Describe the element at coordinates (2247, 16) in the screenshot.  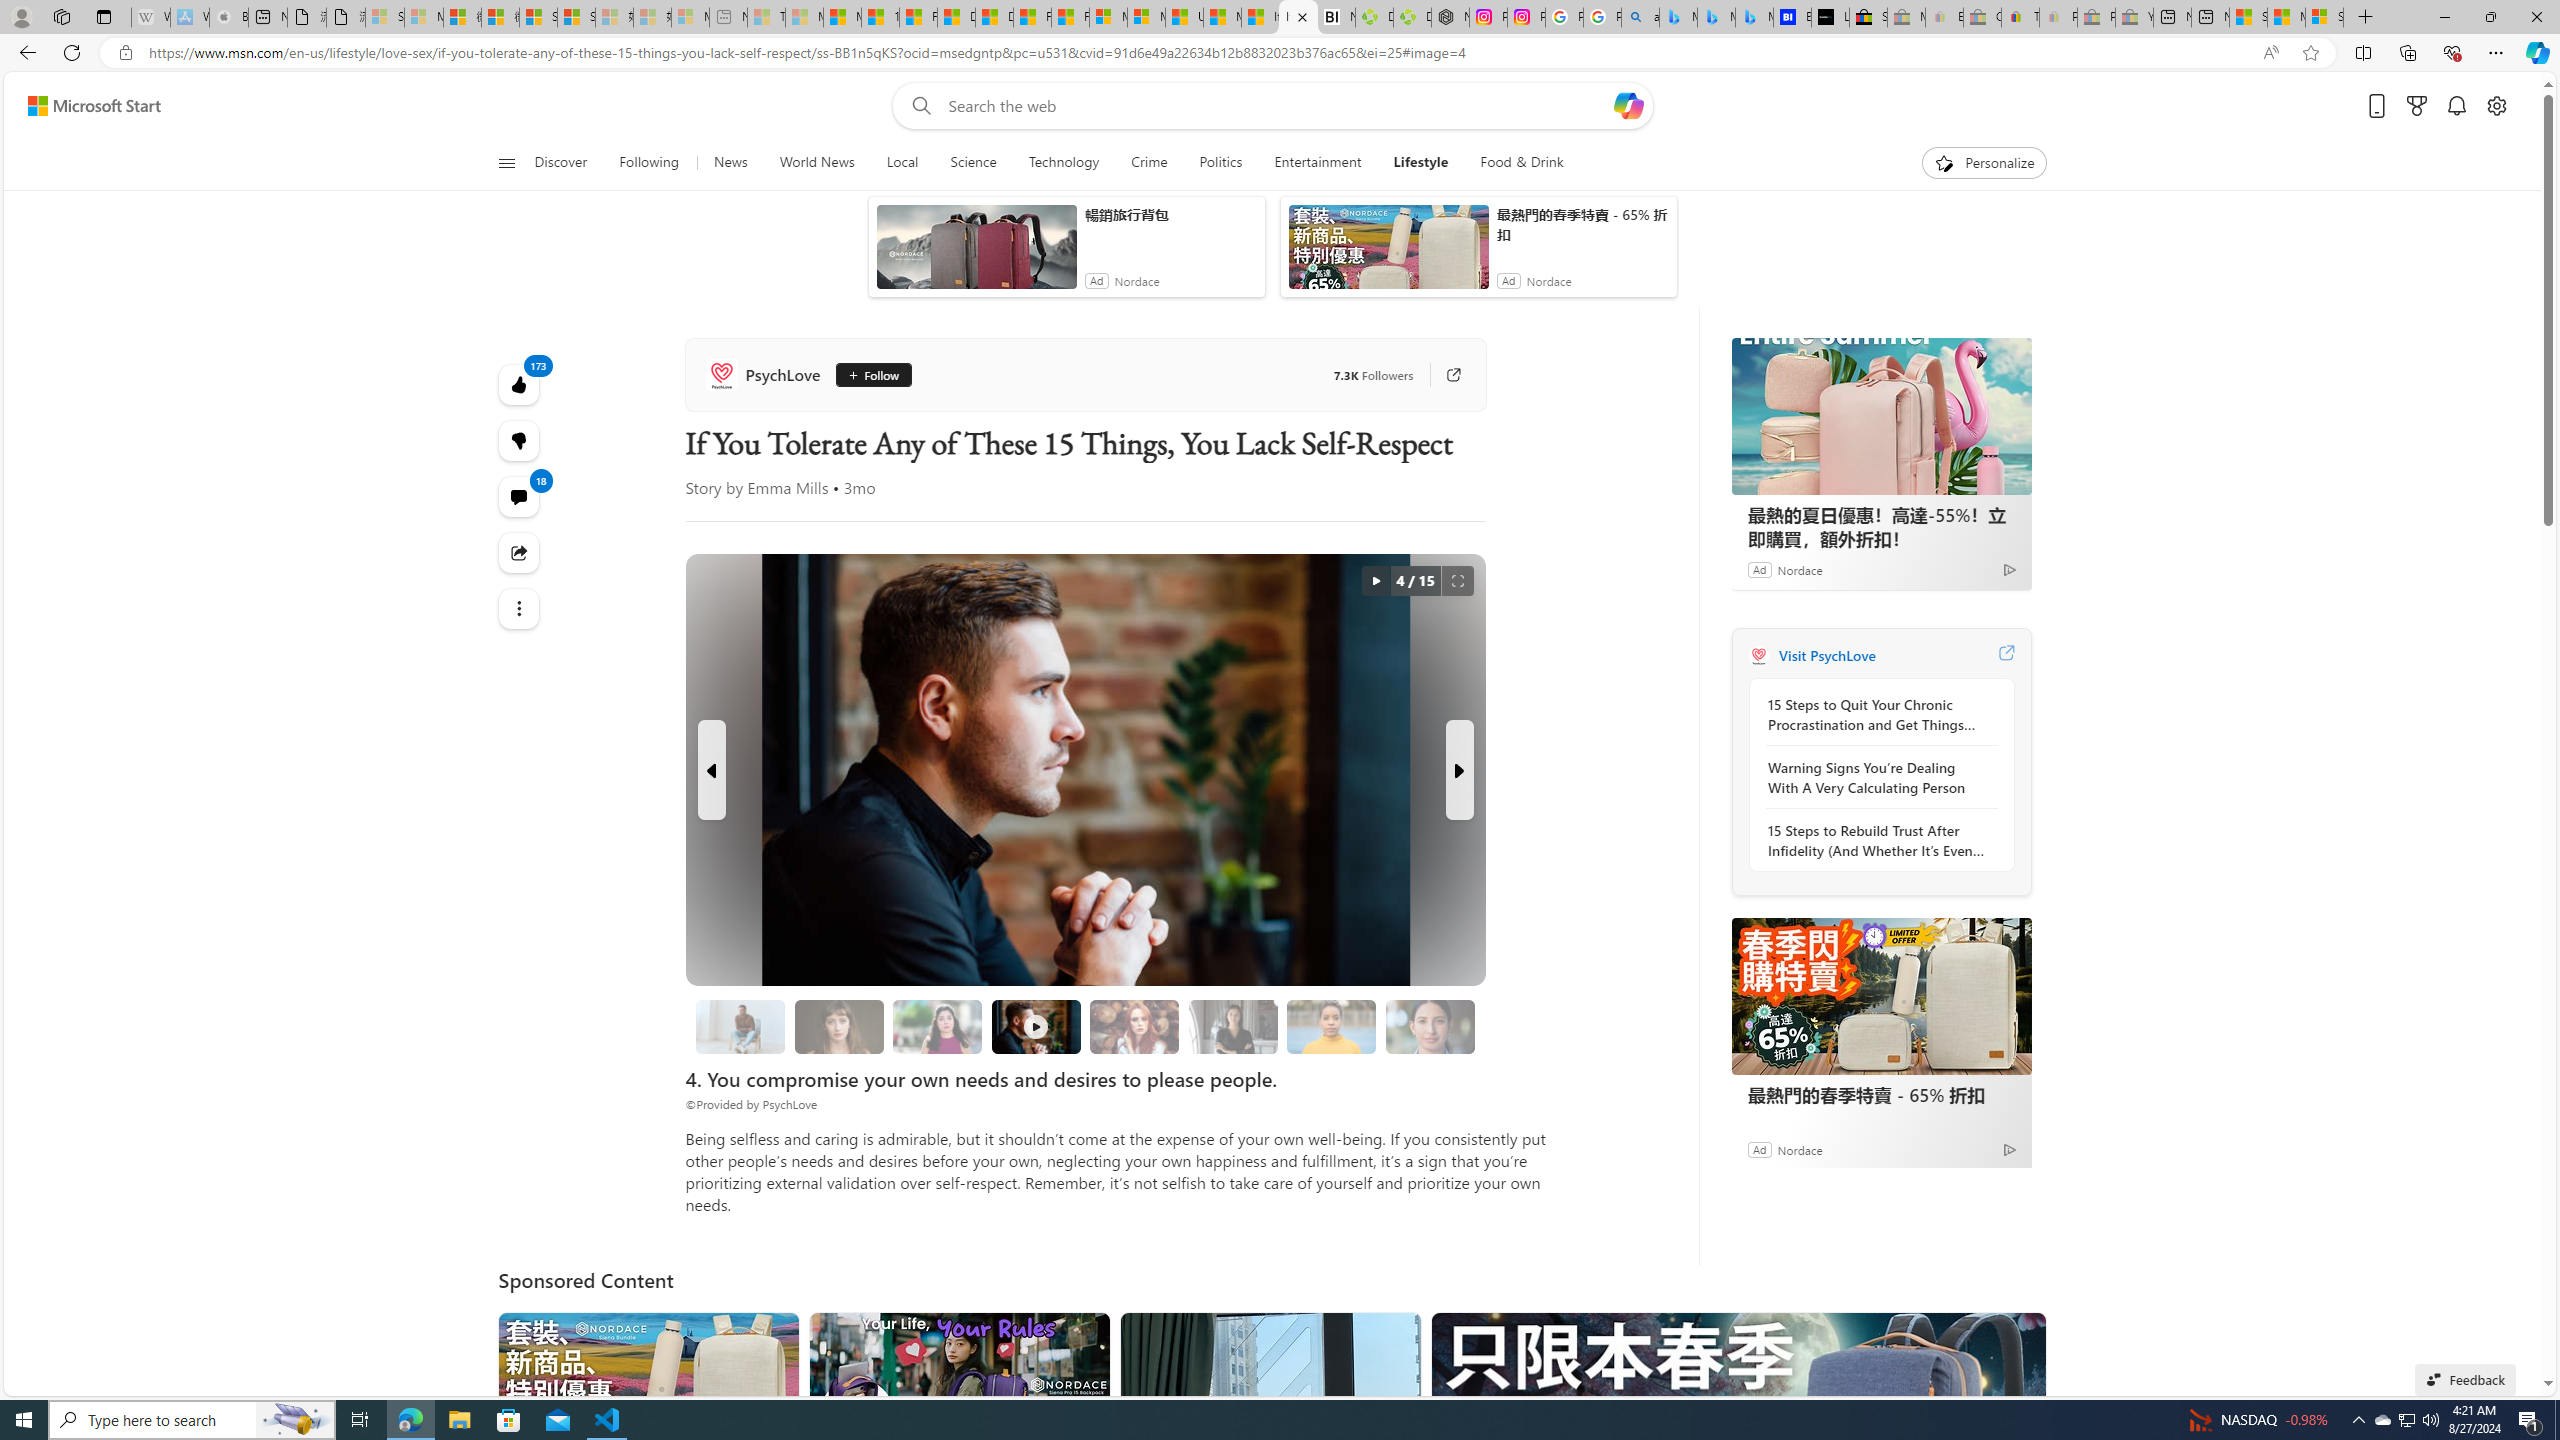
I see `'Shanghai, China hourly forecast | Microsoft Weather'` at that location.